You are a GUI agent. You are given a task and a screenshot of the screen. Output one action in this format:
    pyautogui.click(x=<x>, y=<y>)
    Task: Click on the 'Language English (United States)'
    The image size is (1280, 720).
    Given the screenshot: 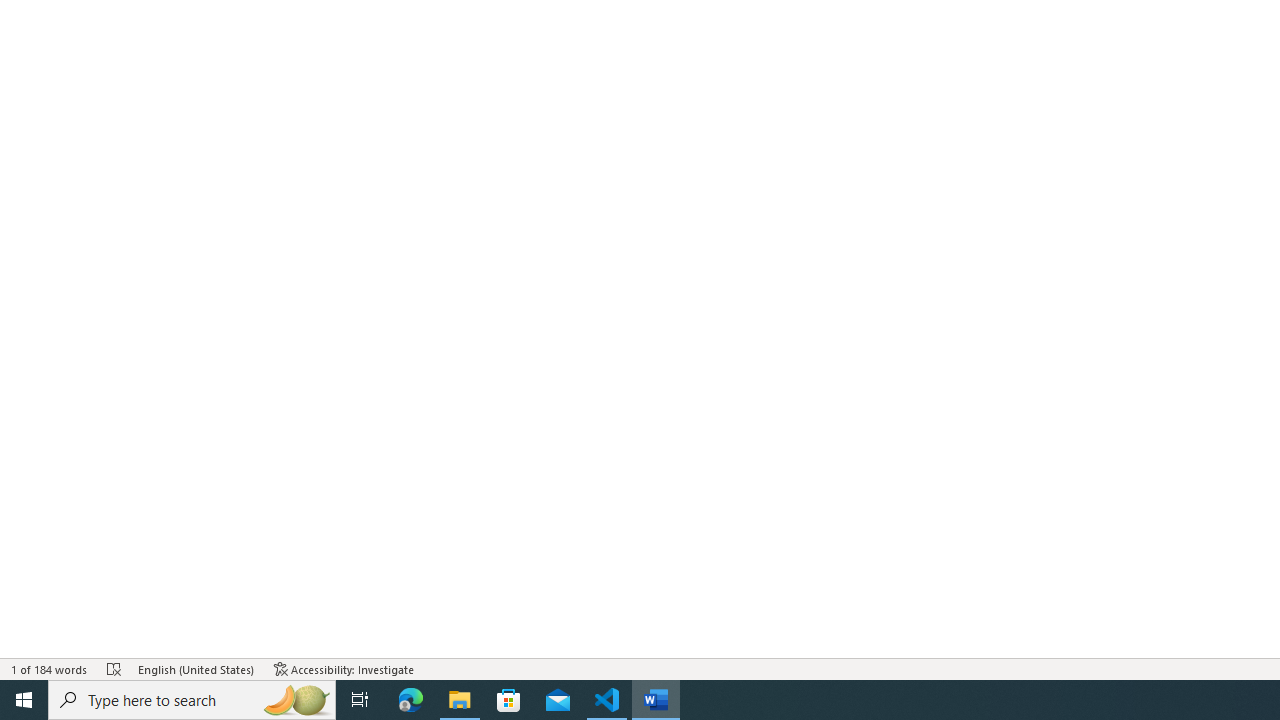 What is the action you would take?
    pyautogui.click(x=196, y=669)
    